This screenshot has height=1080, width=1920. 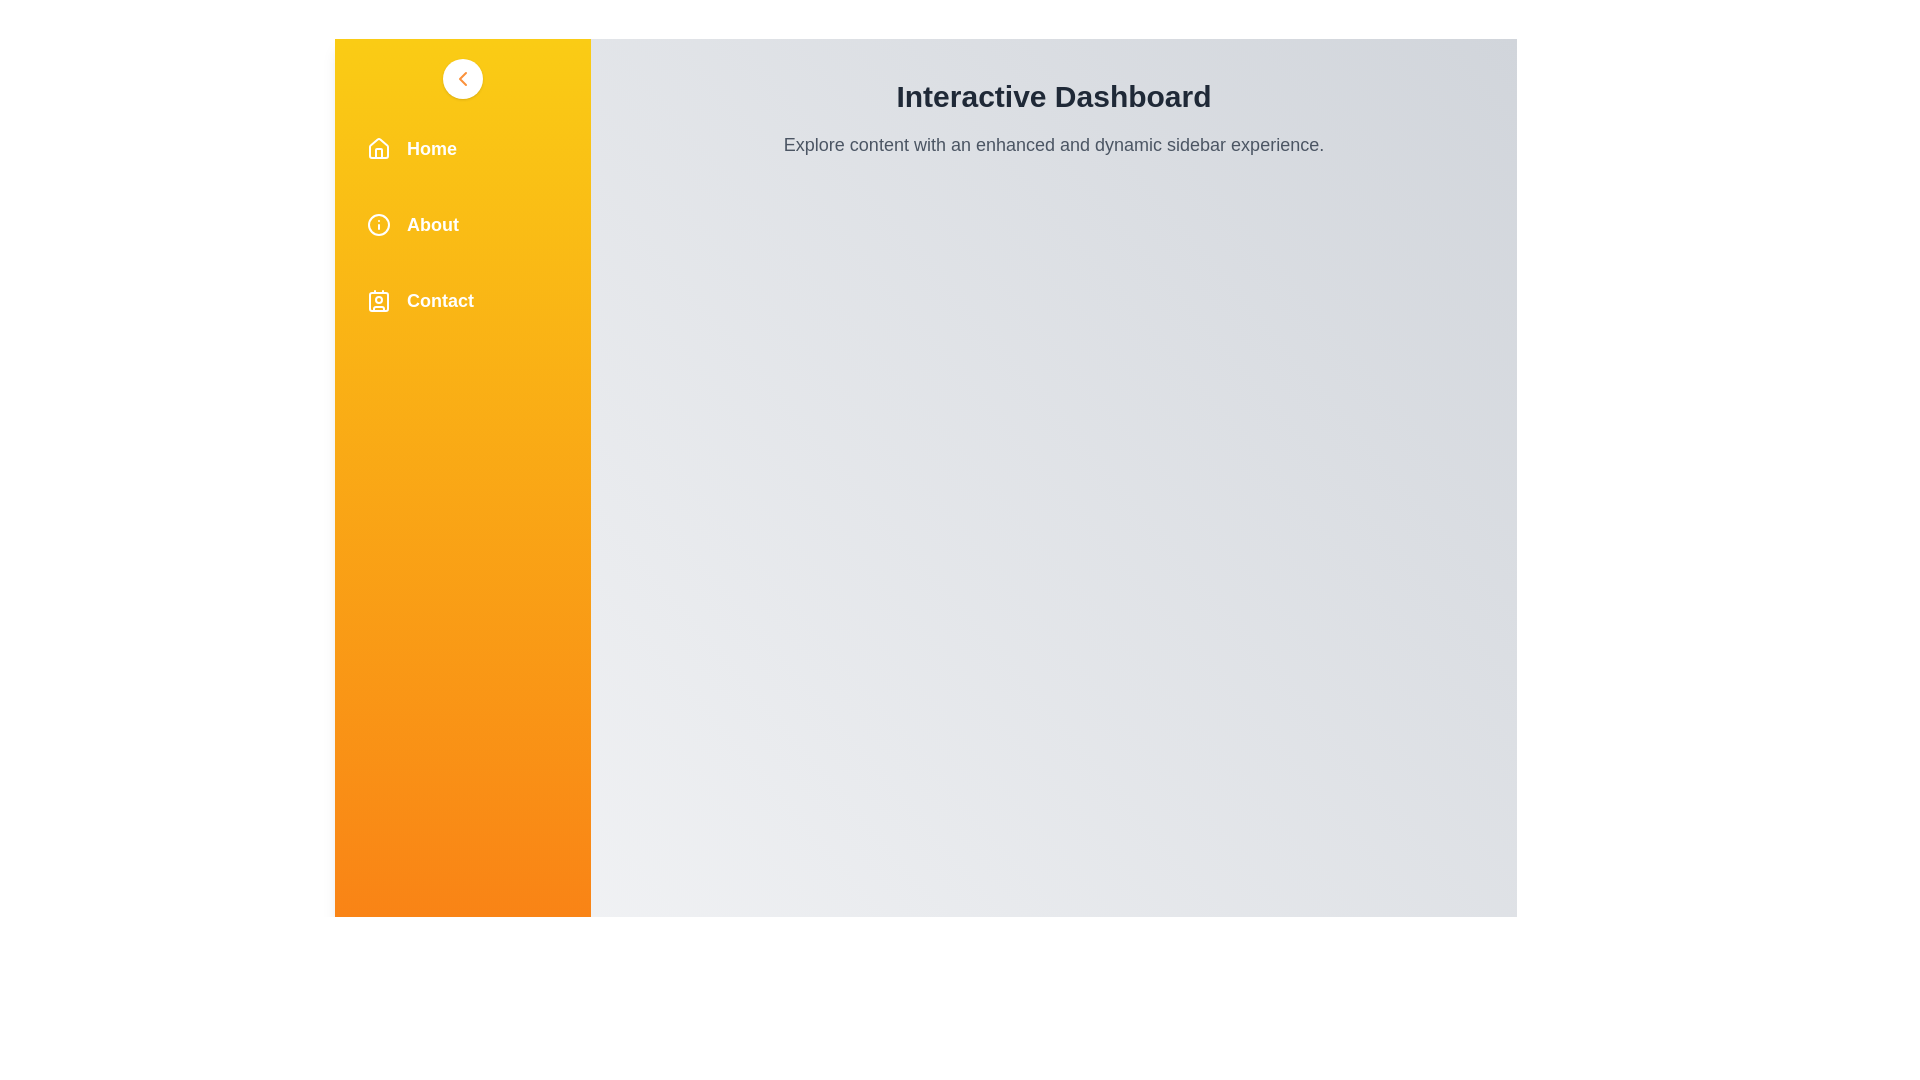 I want to click on sidebar toggle button to change the sidebar state, so click(x=461, y=77).